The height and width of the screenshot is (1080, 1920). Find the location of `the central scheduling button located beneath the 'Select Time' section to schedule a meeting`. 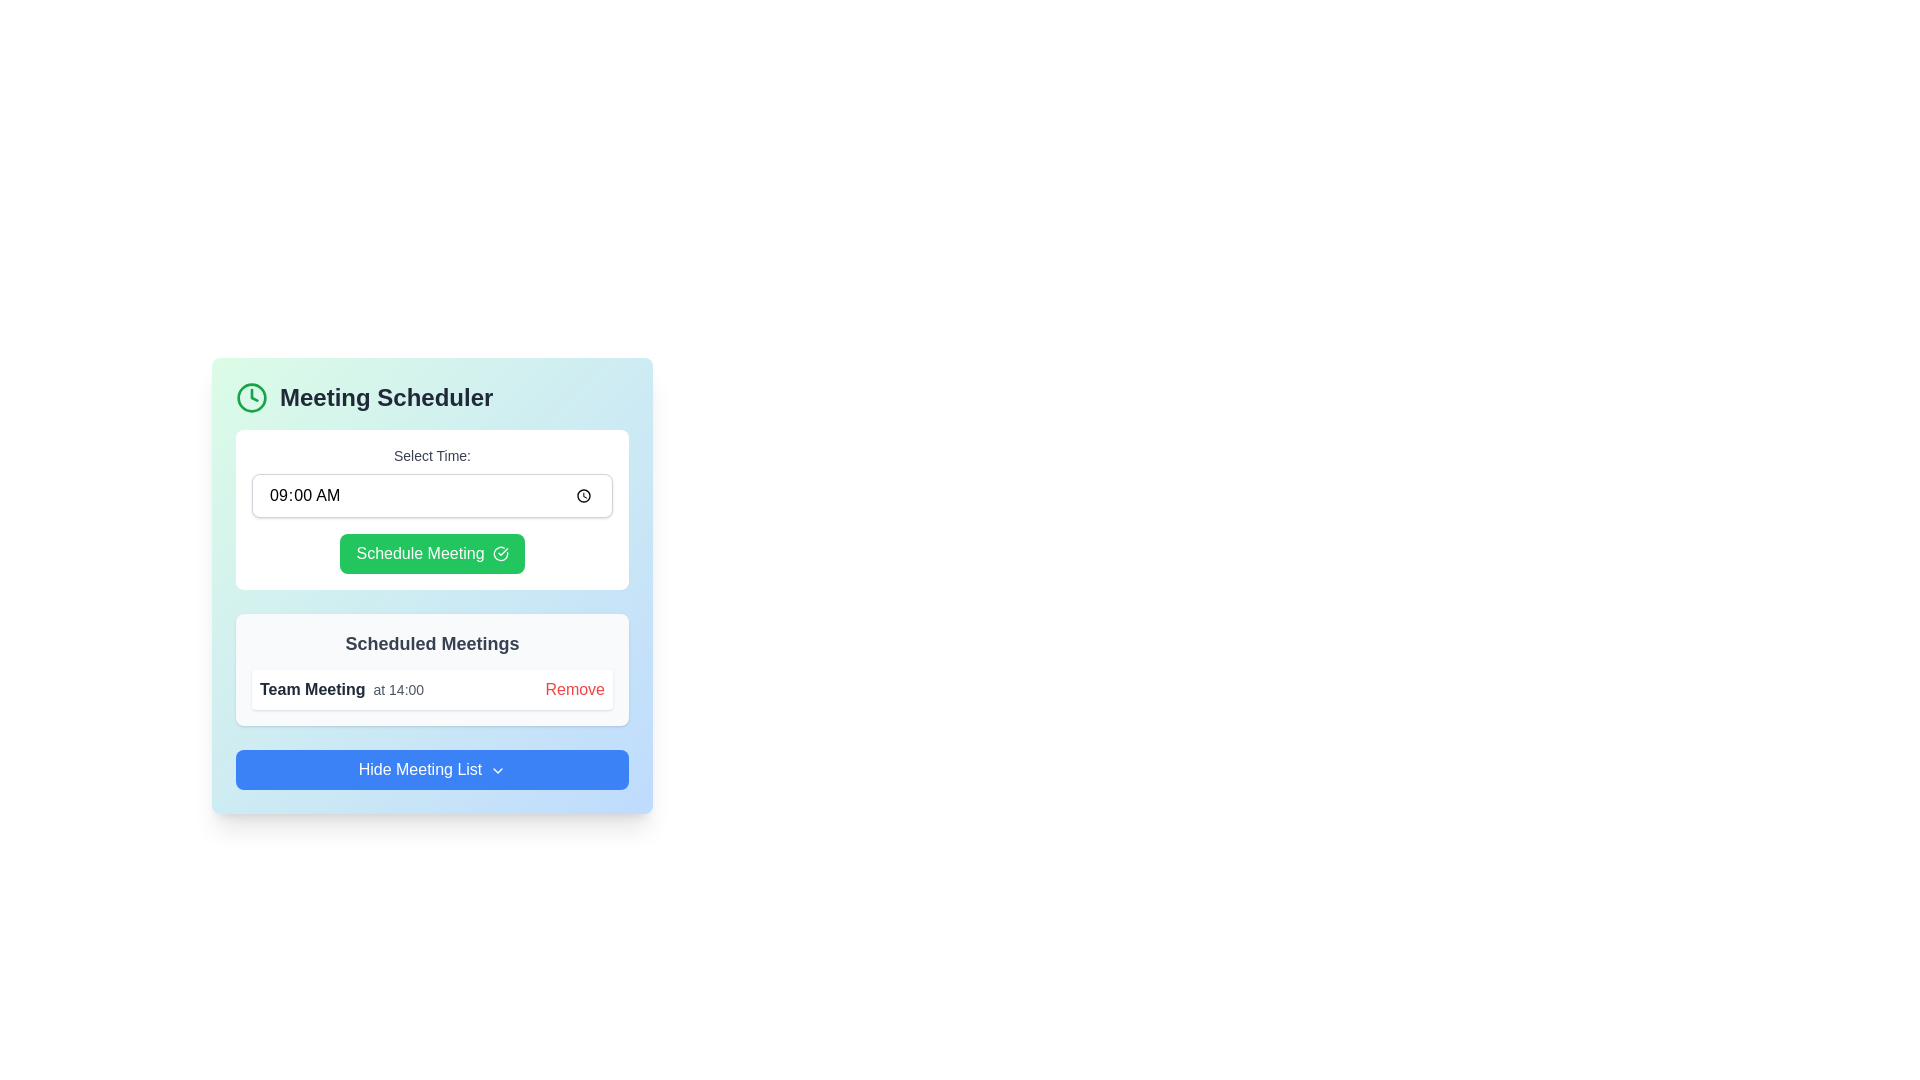

the central scheduling button located beneath the 'Select Time' section to schedule a meeting is located at coordinates (431, 554).